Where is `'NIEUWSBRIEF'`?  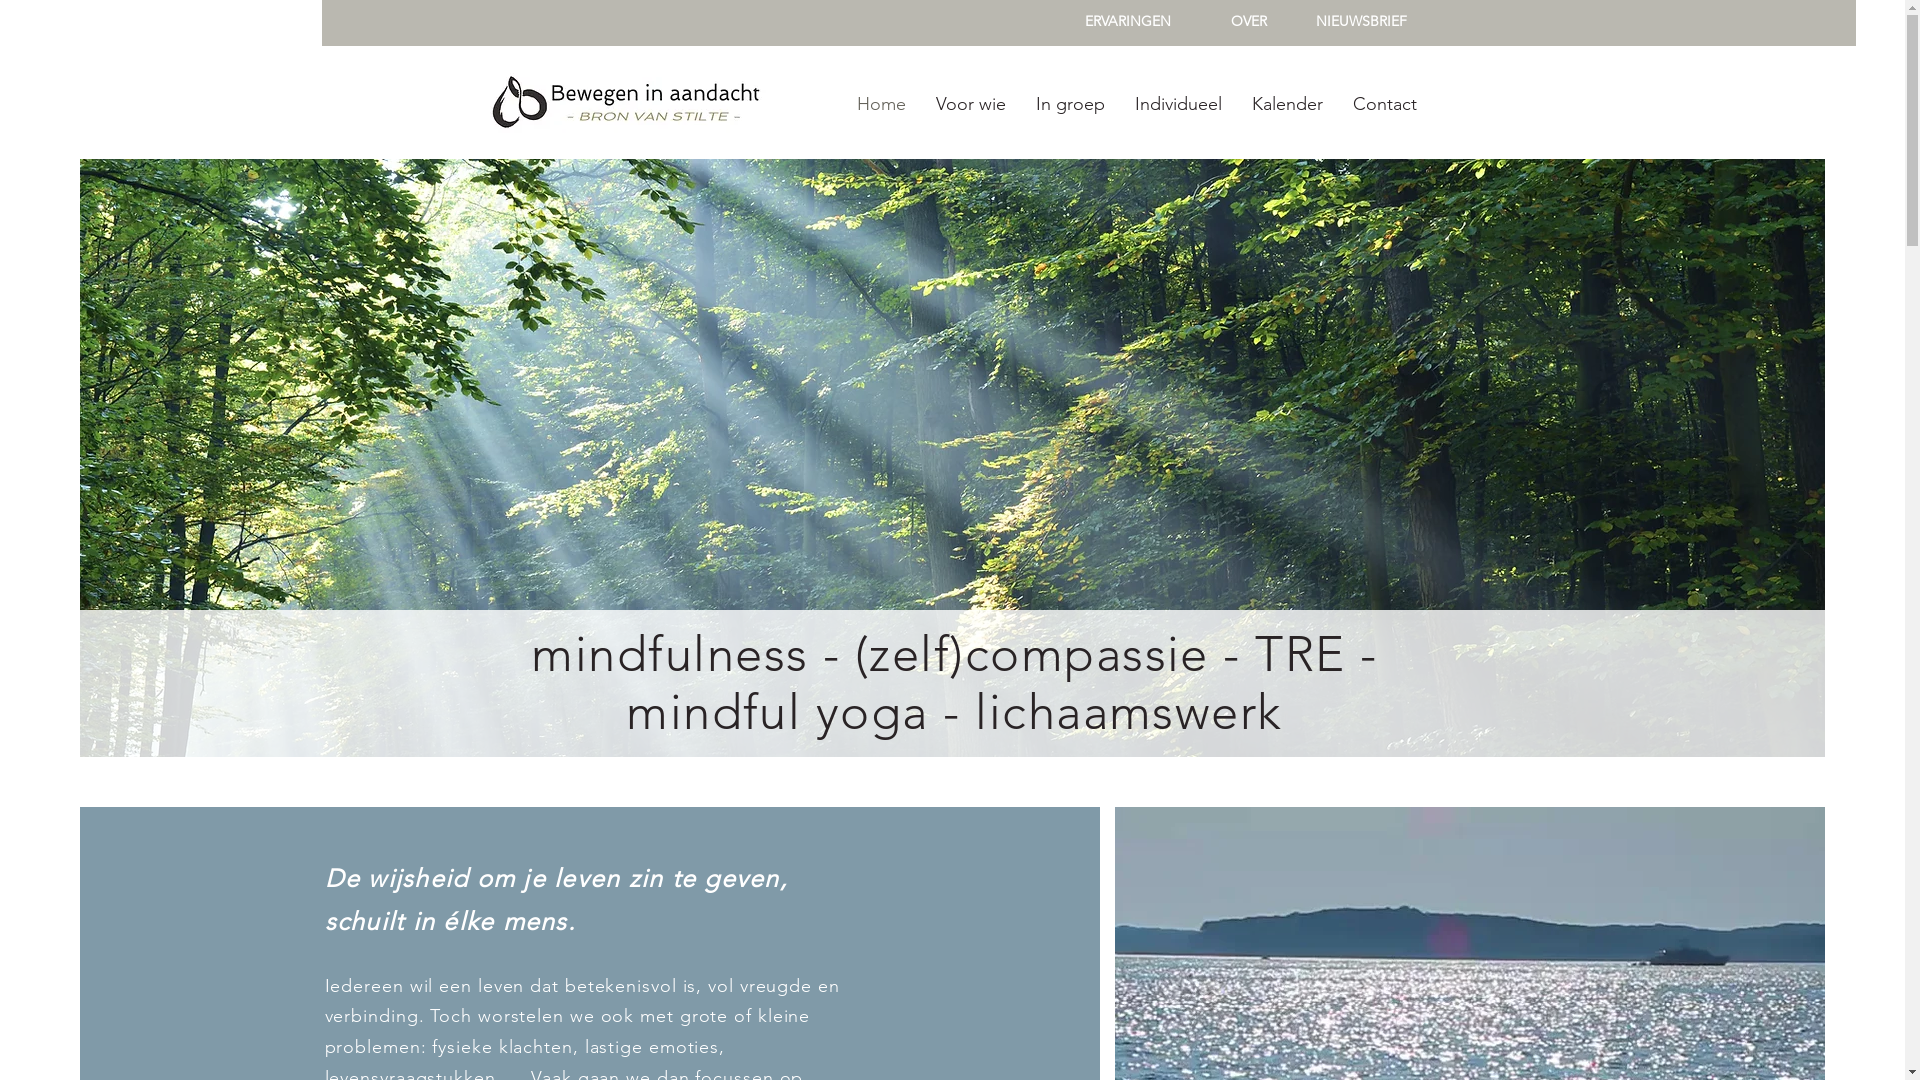 'NIEUWSBRIEF' is located at coordinates (1361, 22).